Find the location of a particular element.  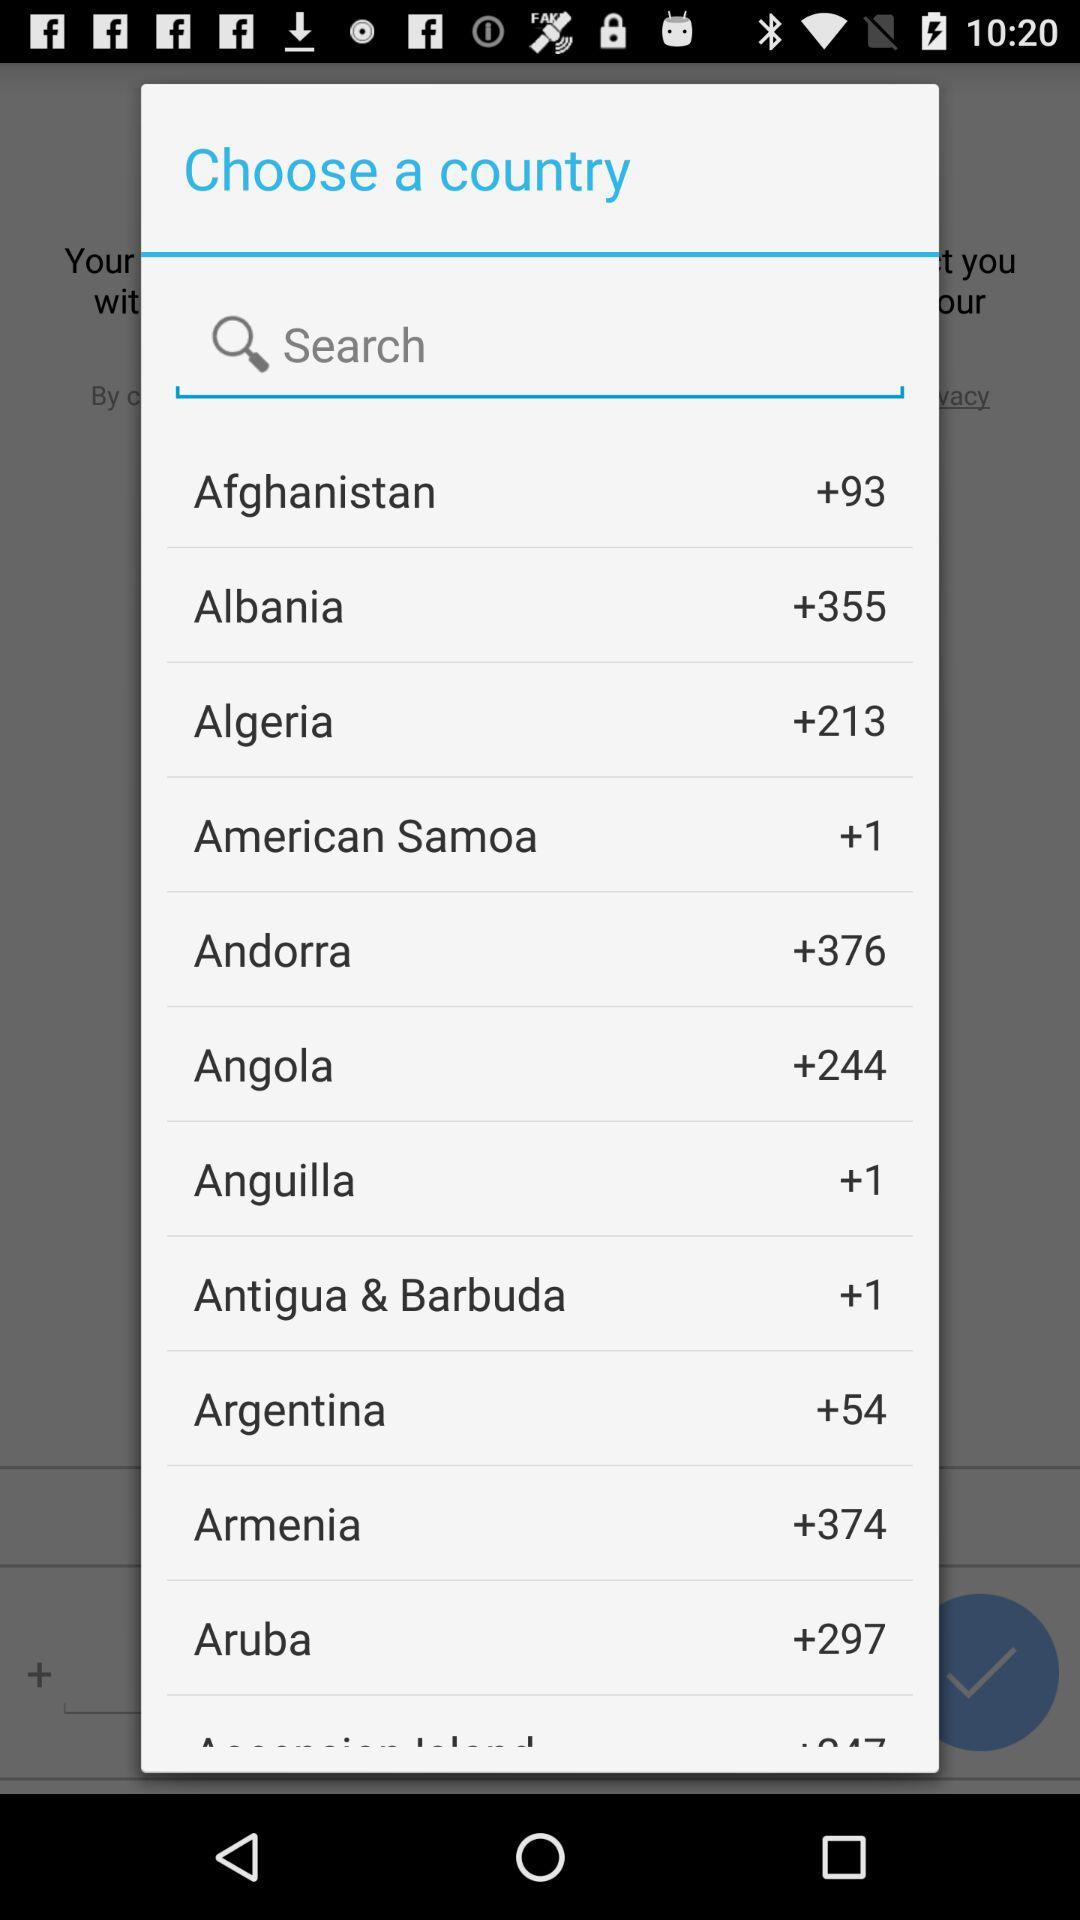

icon next to the +1 icon is located at coordinates (380, 1293).